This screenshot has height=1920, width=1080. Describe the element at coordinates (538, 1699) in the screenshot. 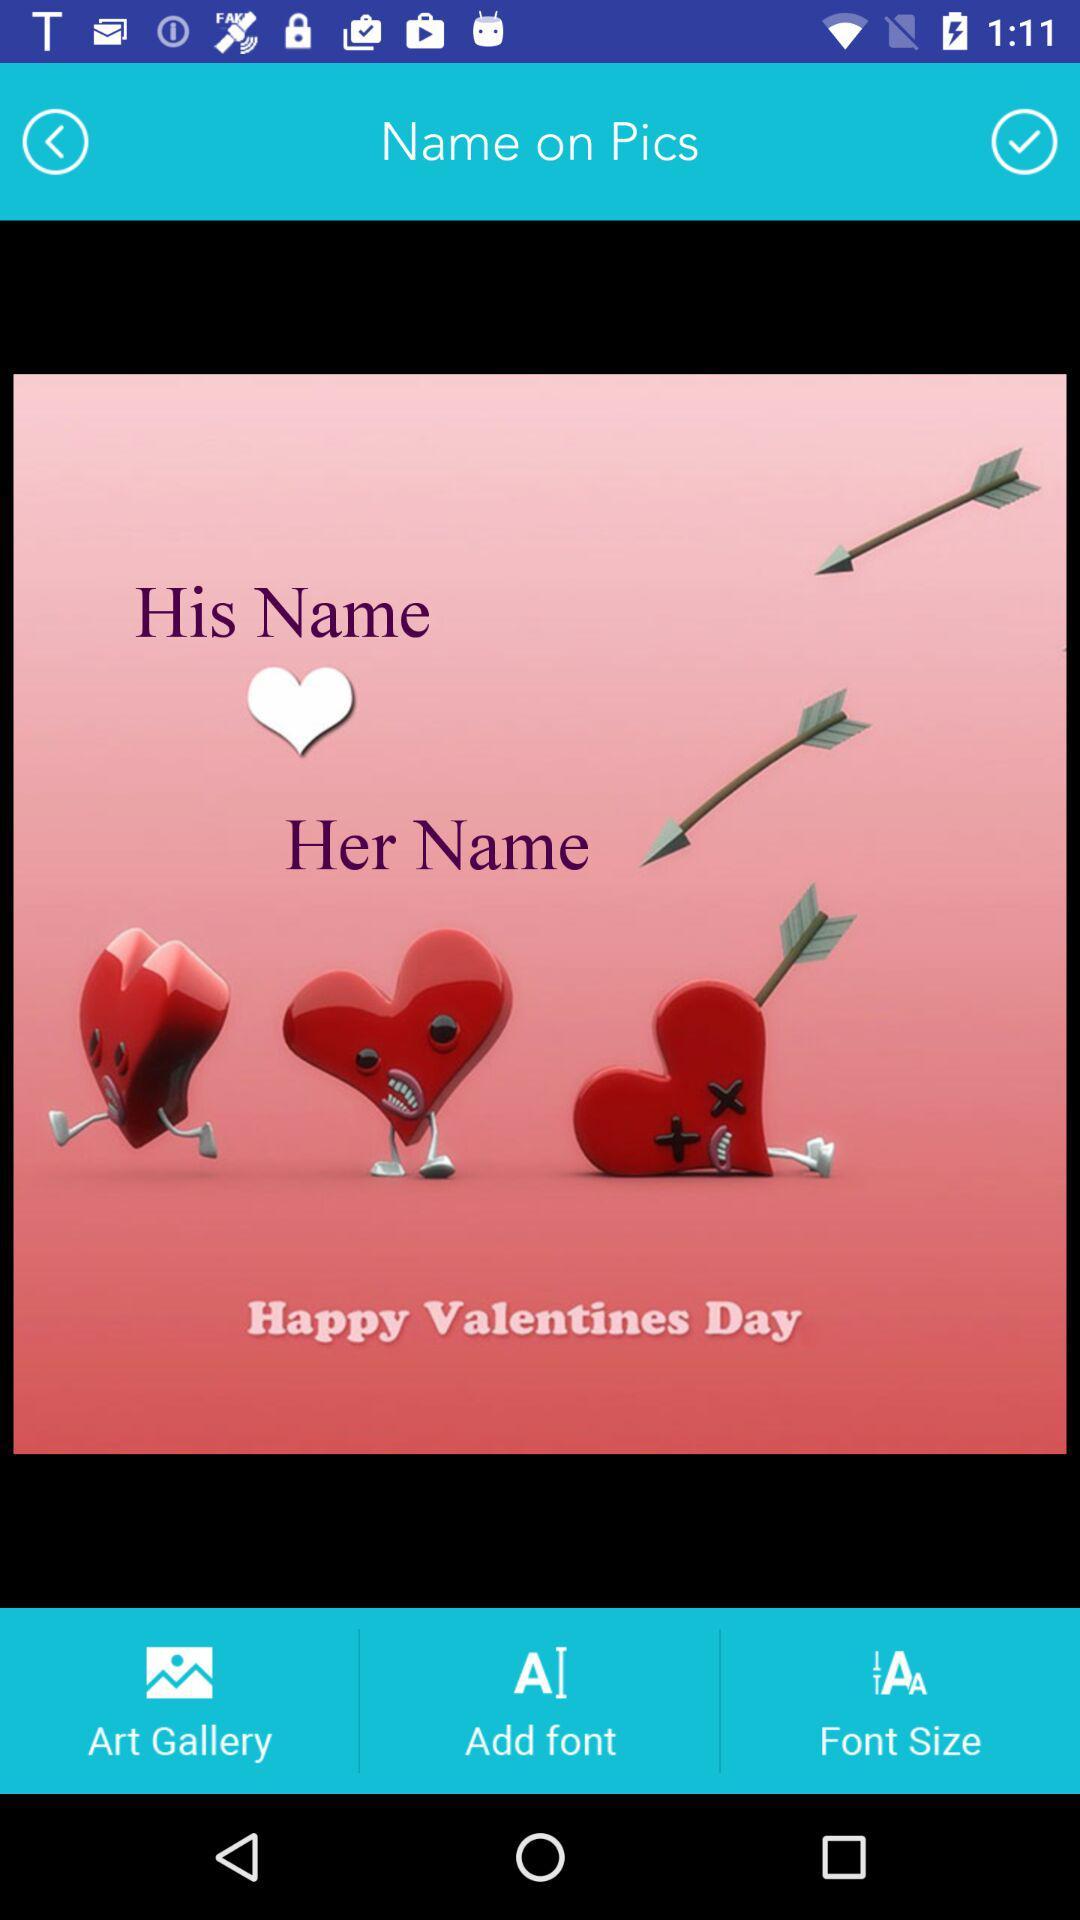

I see `font` at that location.